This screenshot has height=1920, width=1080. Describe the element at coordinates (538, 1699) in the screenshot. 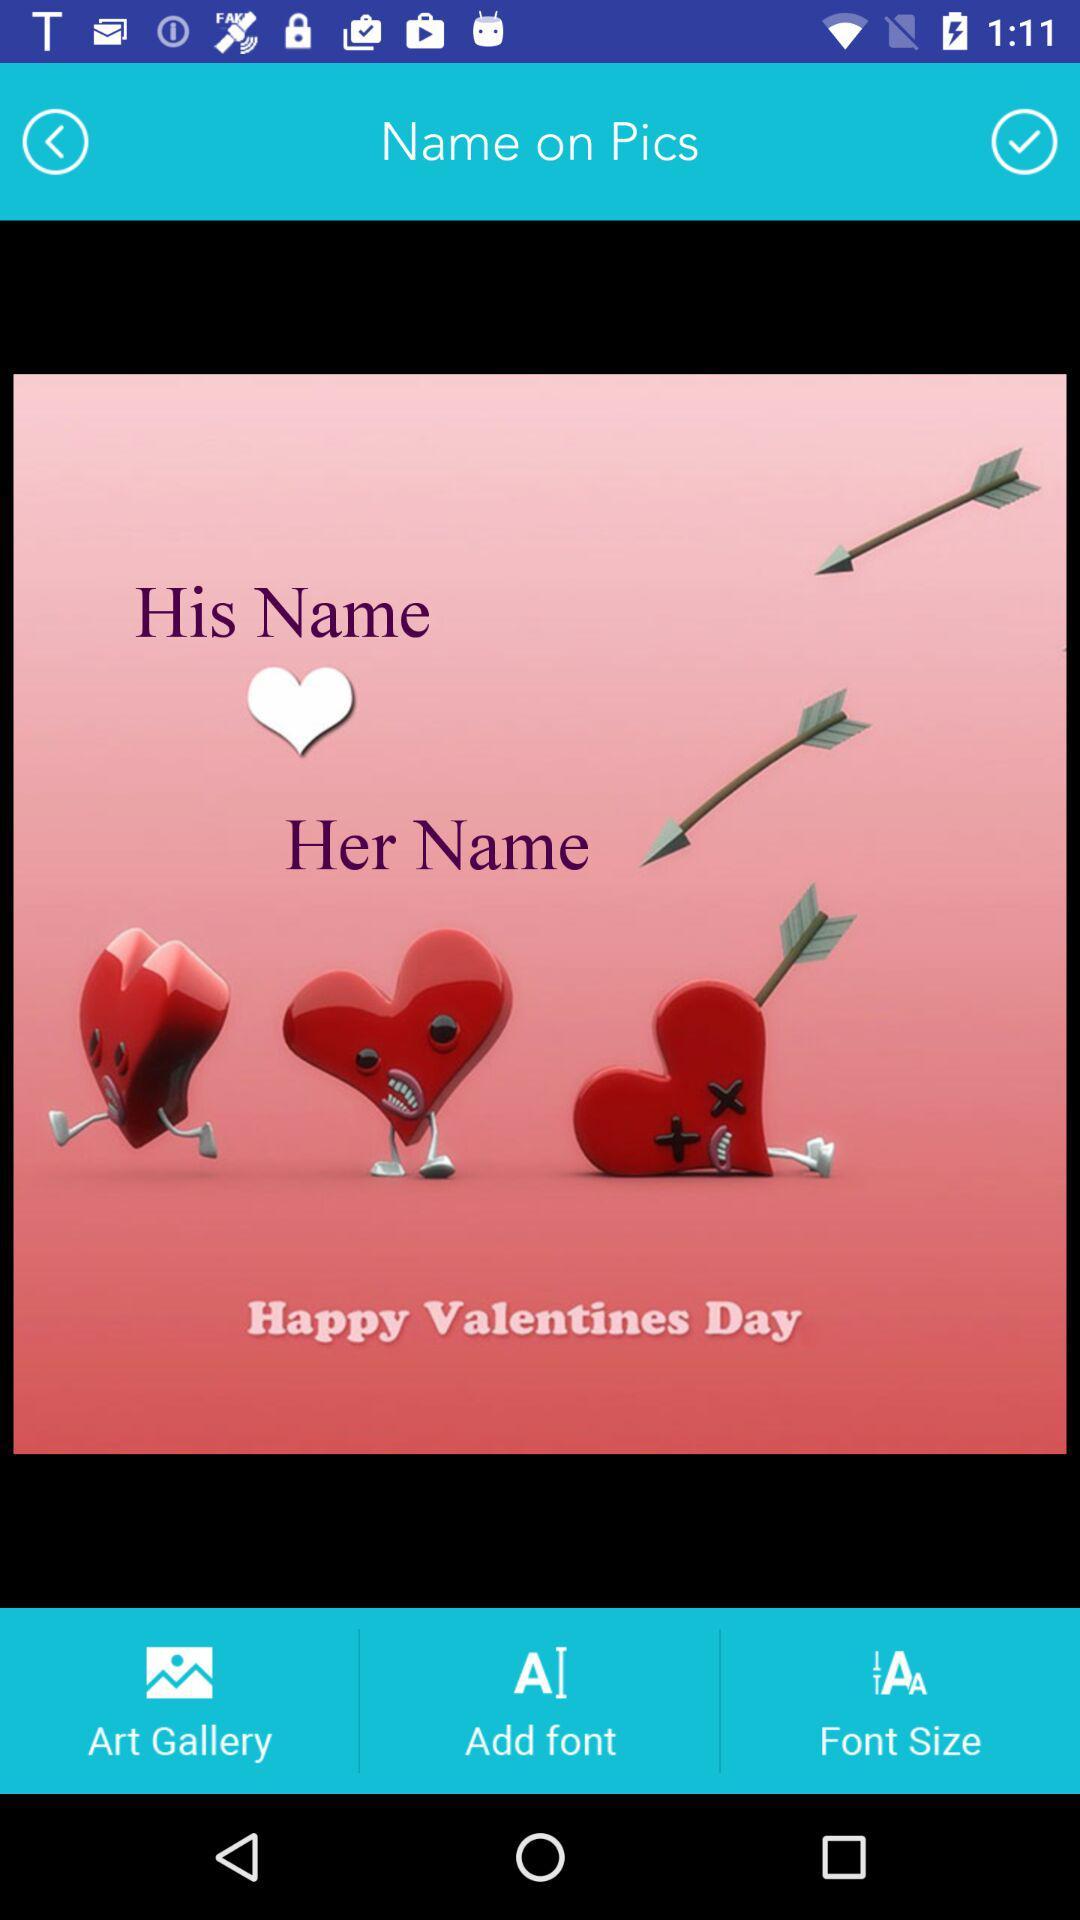

I see `font` at that location.